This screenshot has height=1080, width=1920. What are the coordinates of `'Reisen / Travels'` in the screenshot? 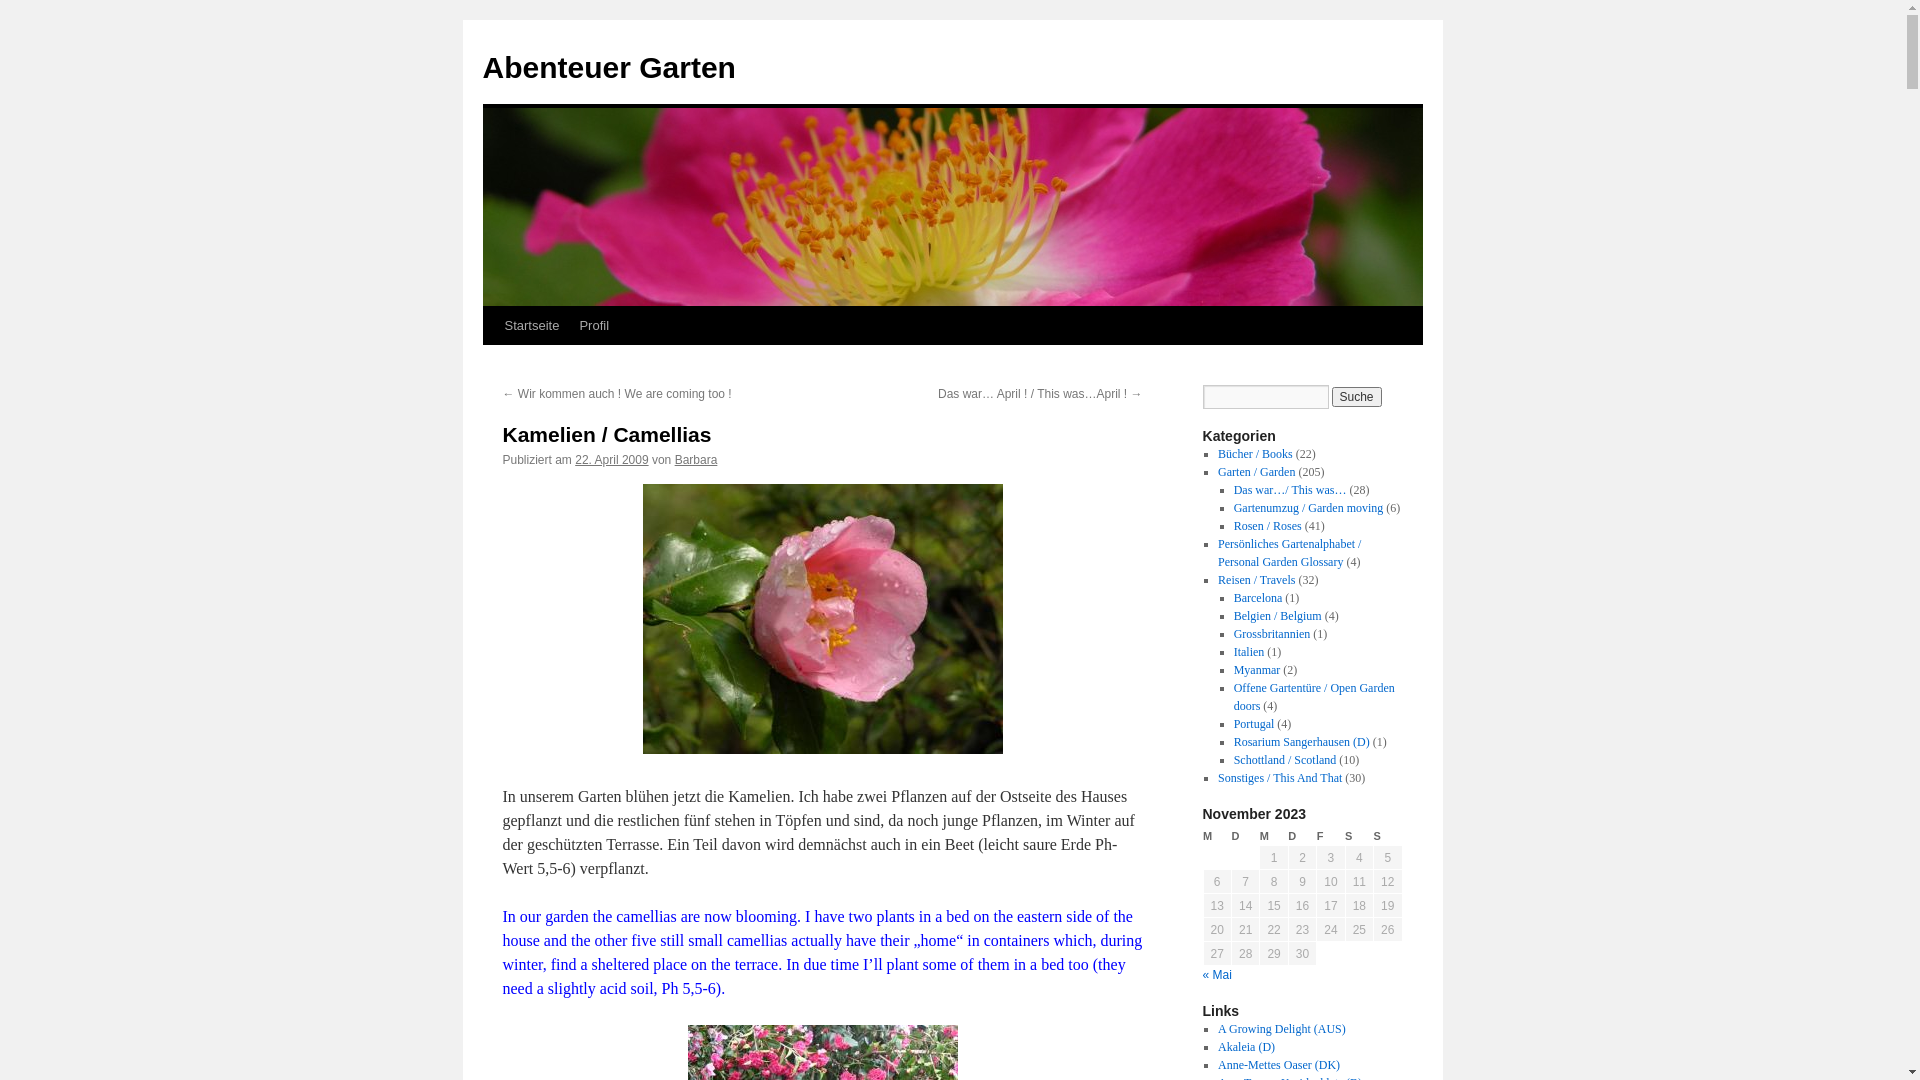 It's located at (1255, 579).